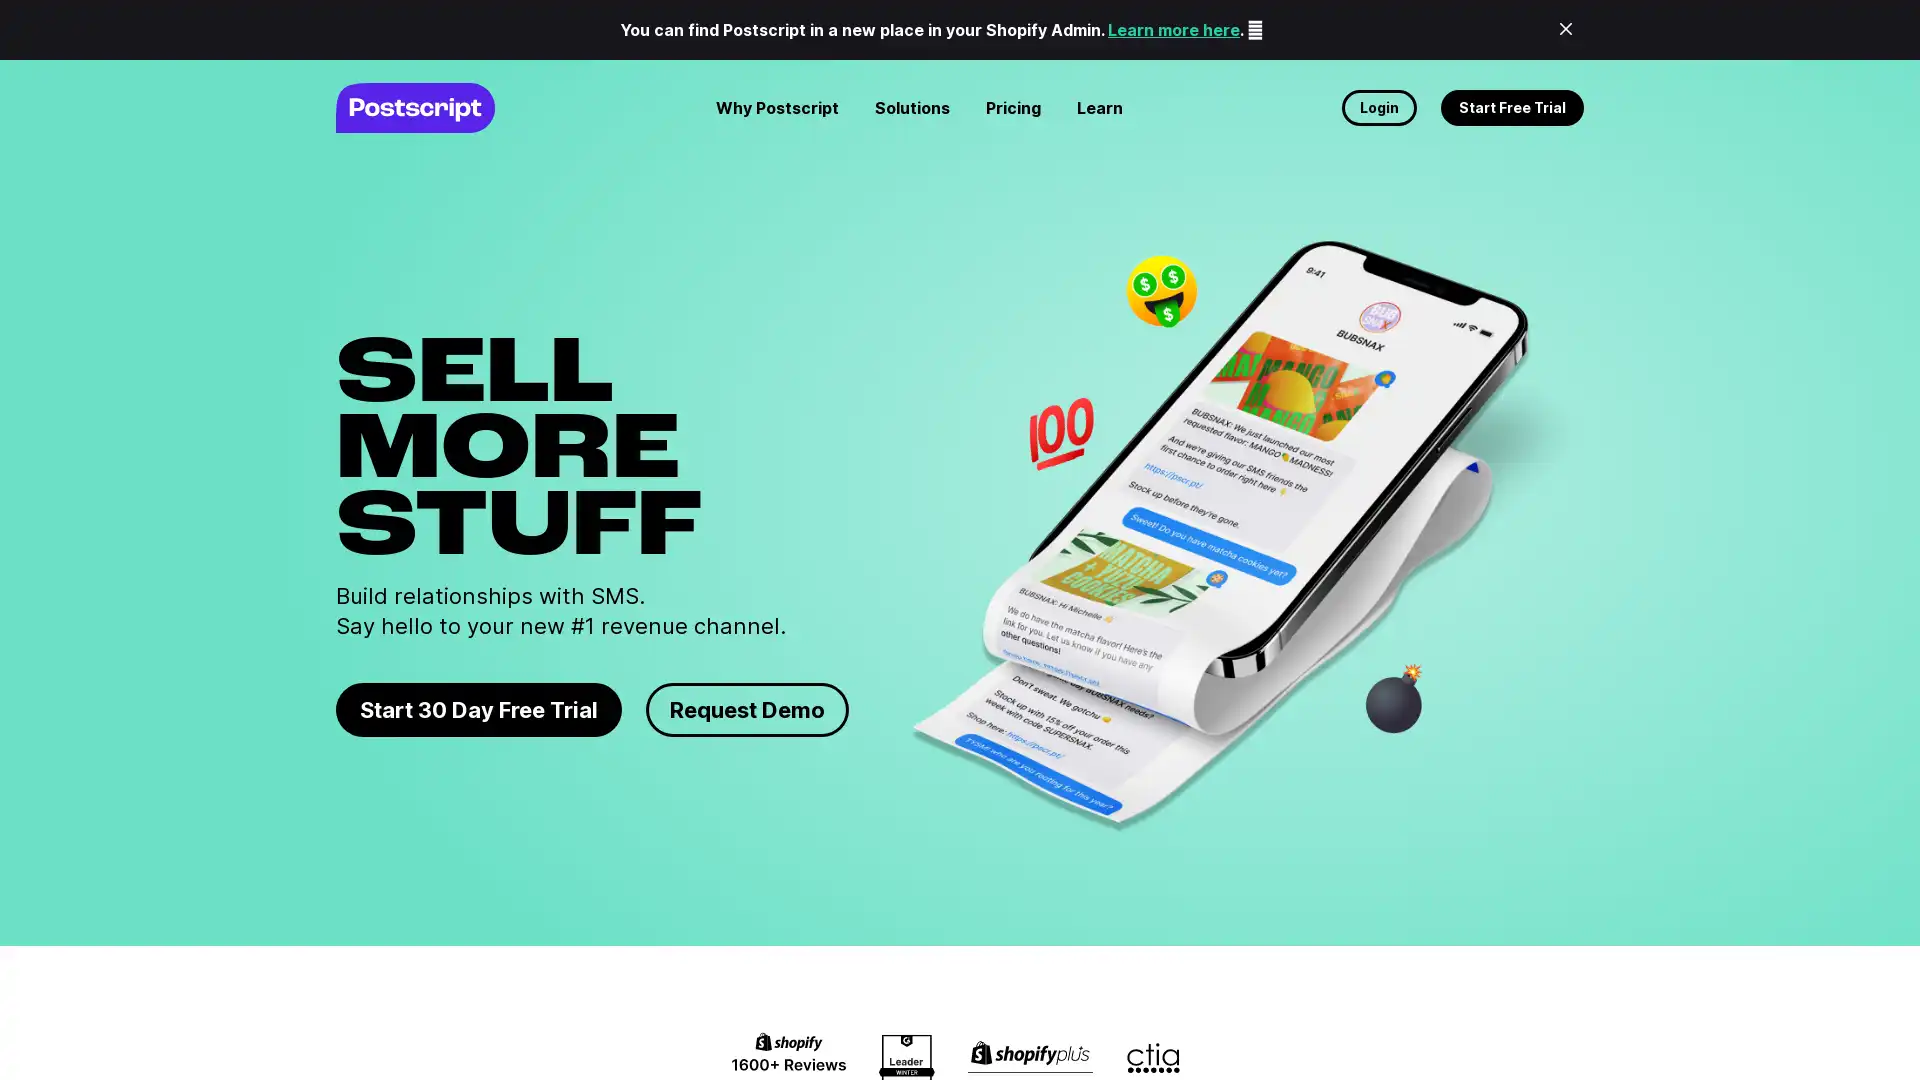  I want to click on Close Banner Announcenment, so click(1564, 29).